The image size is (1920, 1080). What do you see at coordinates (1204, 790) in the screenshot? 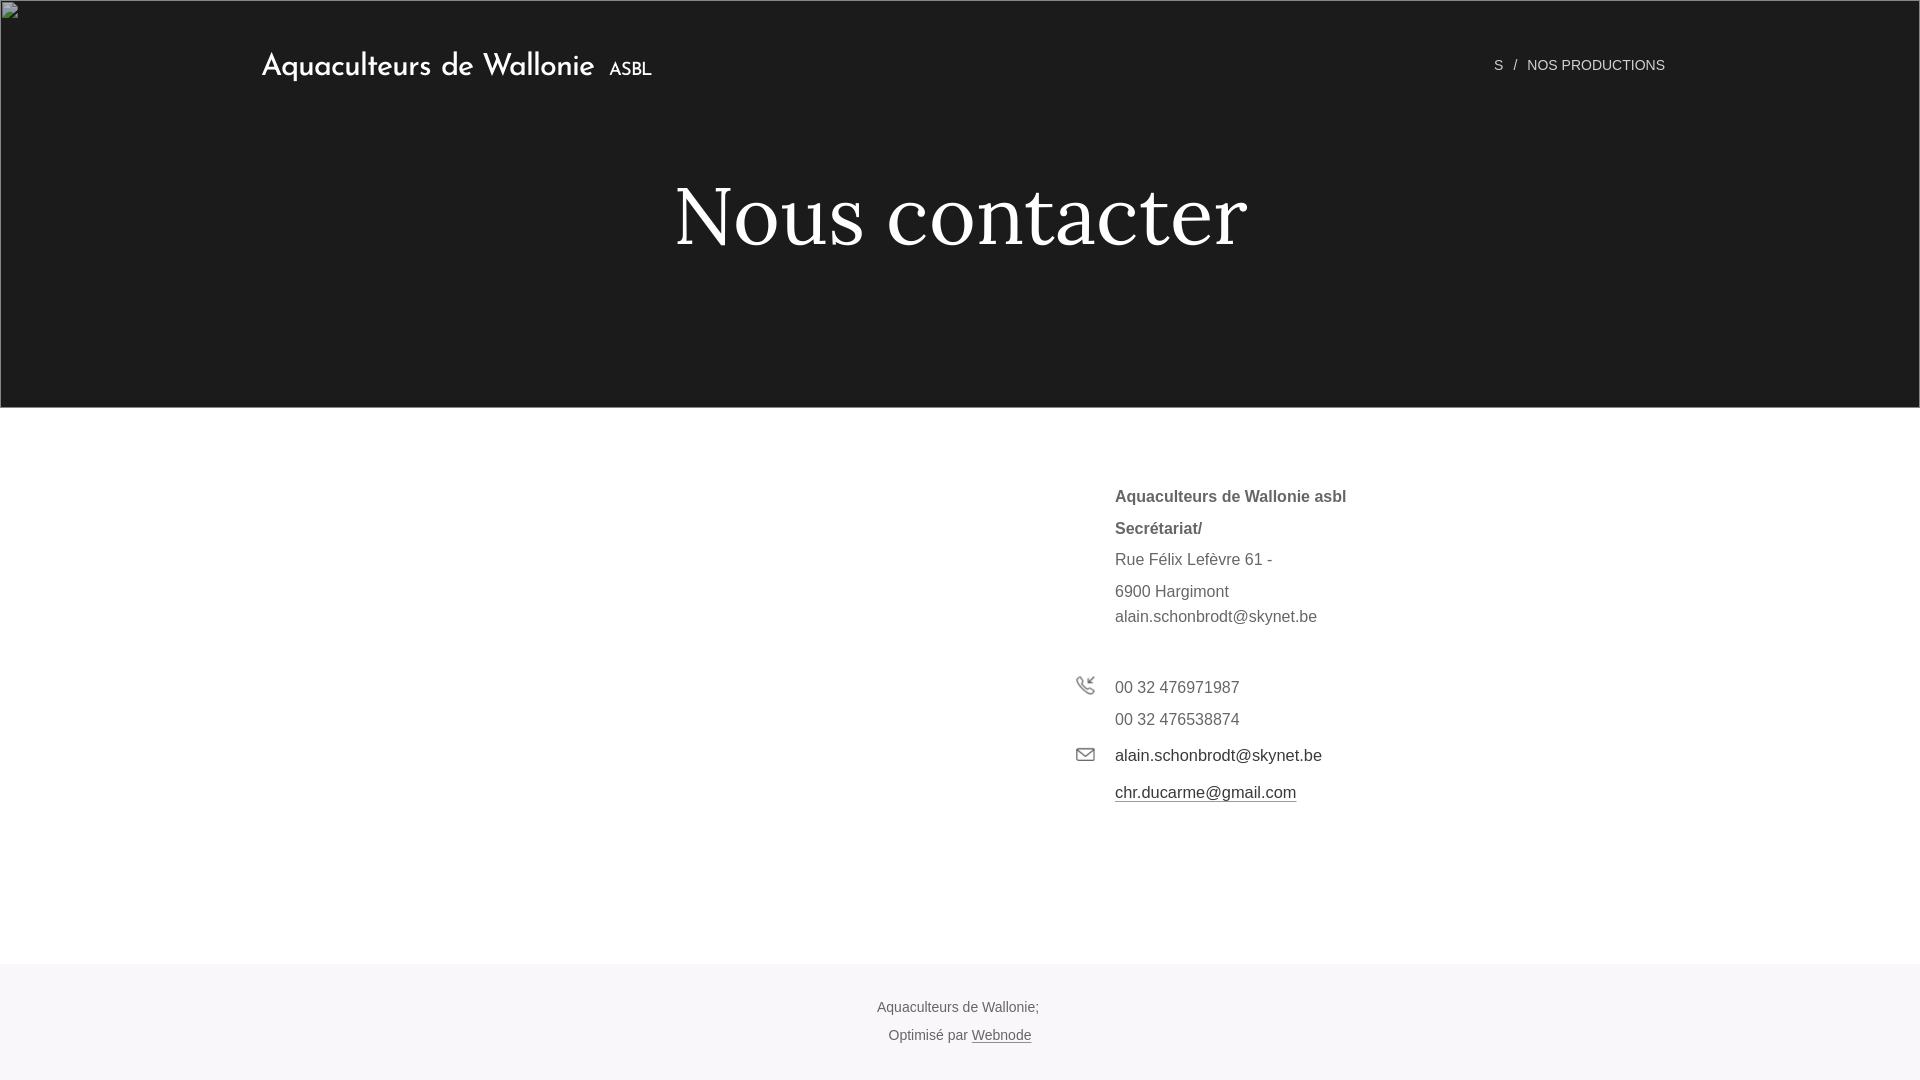
I see `'chr.ducarme@gmail.com'` at bounding box center [1204, 790].